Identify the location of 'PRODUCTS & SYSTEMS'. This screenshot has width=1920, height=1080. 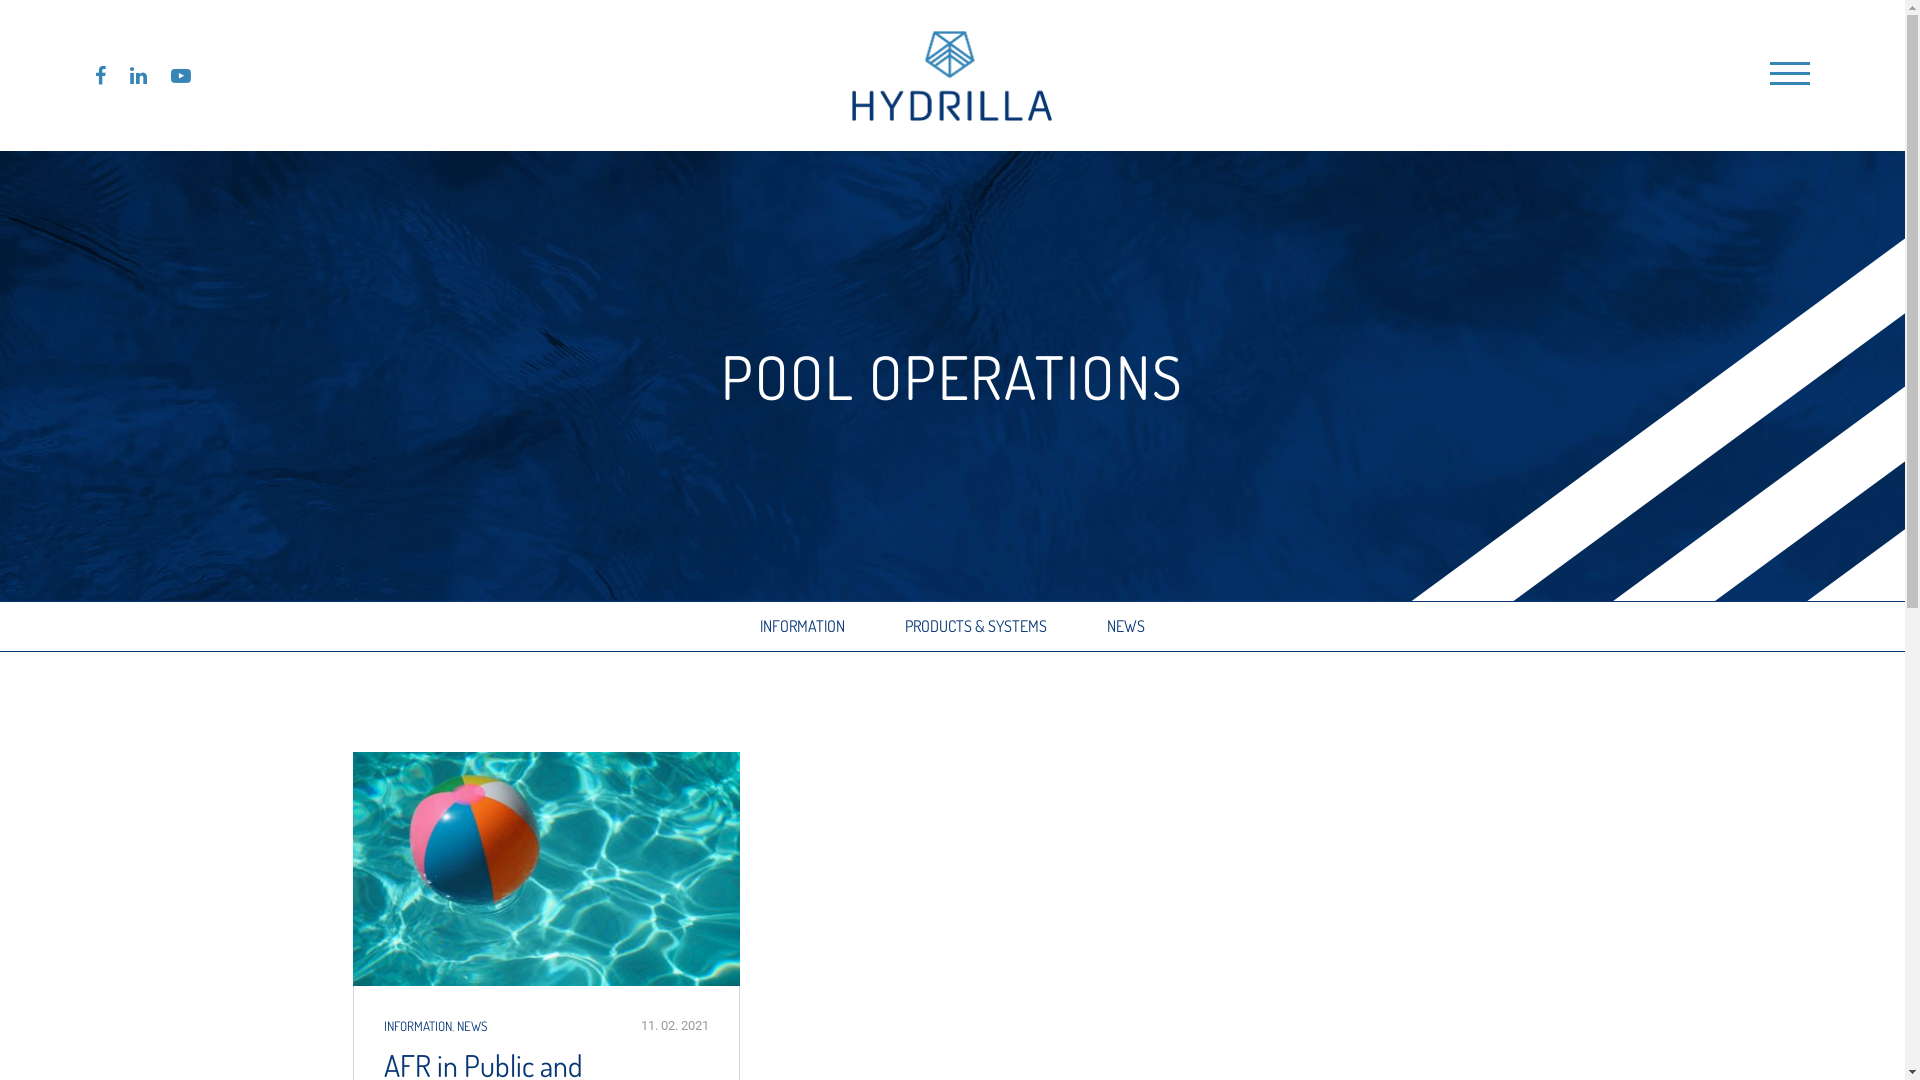
(904, 625).